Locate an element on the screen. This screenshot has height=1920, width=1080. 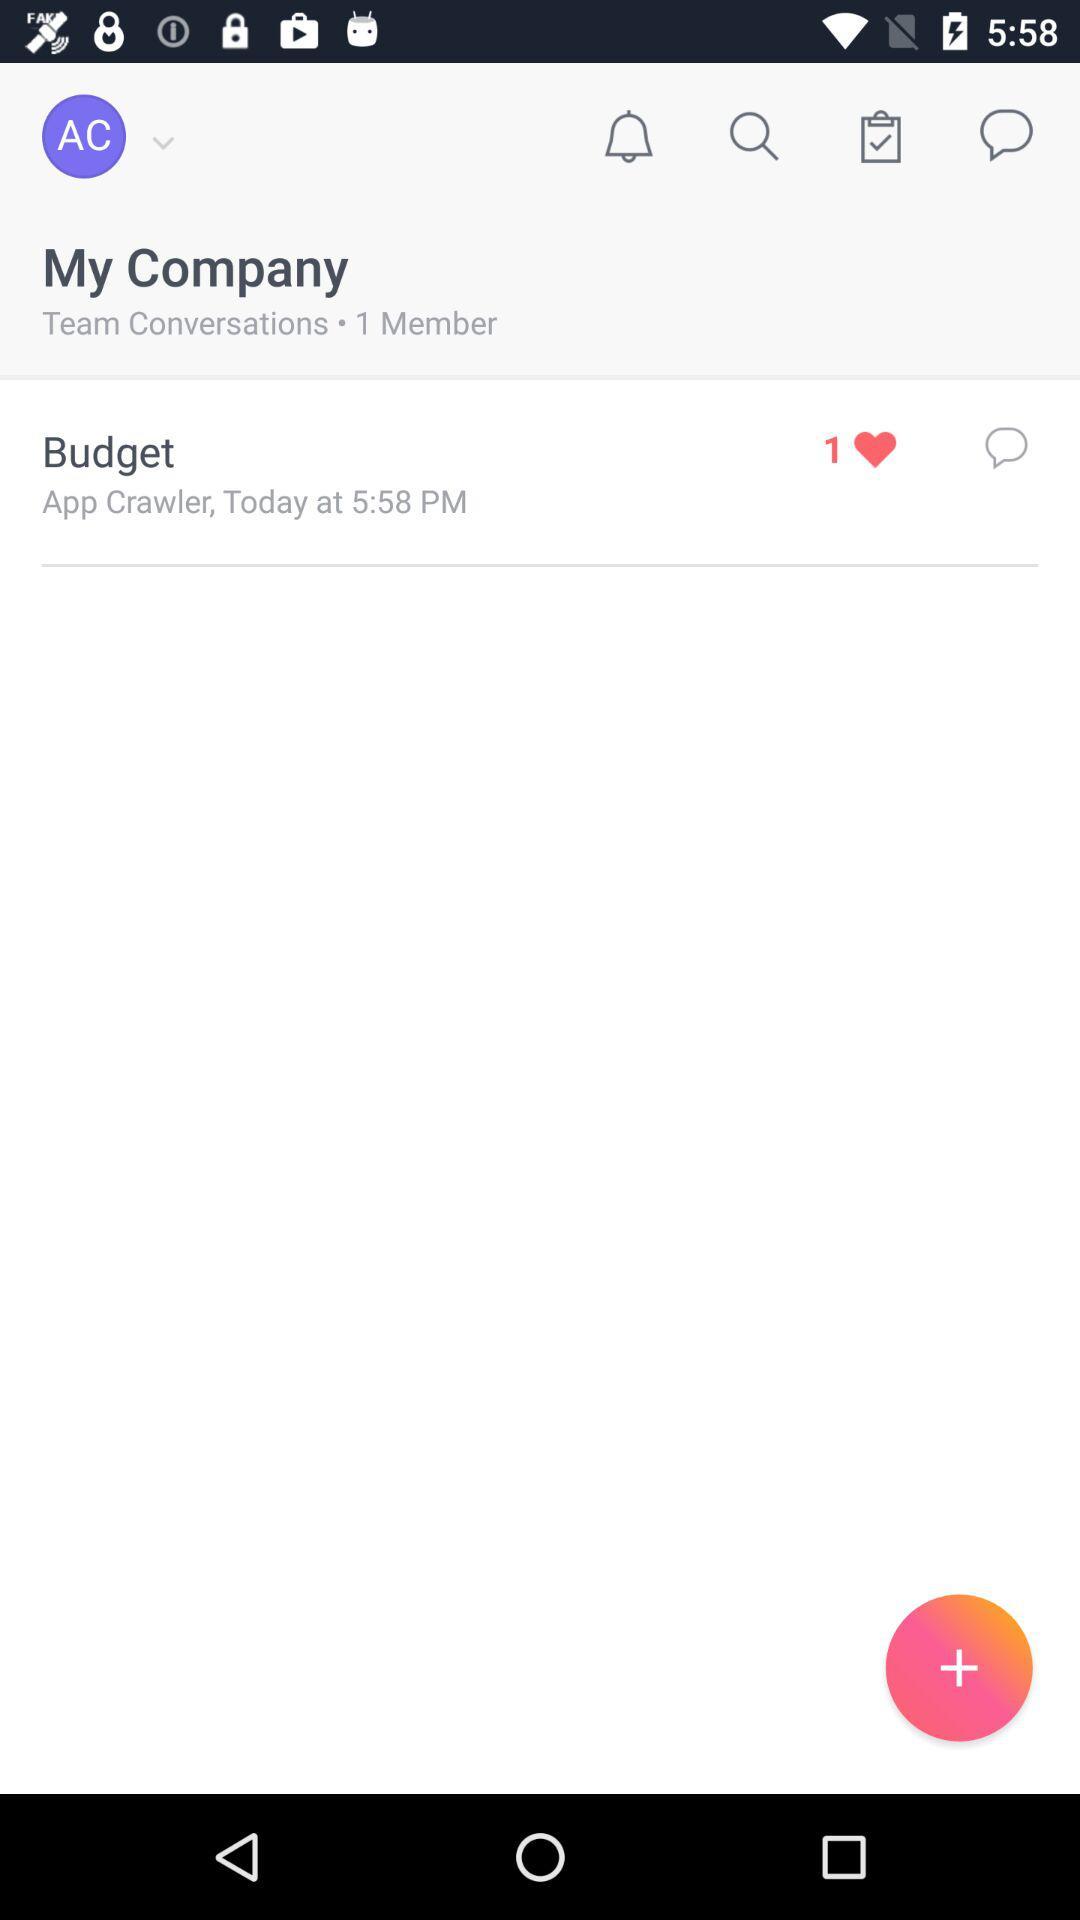
the add icon is located at coordinates (958, 1667).